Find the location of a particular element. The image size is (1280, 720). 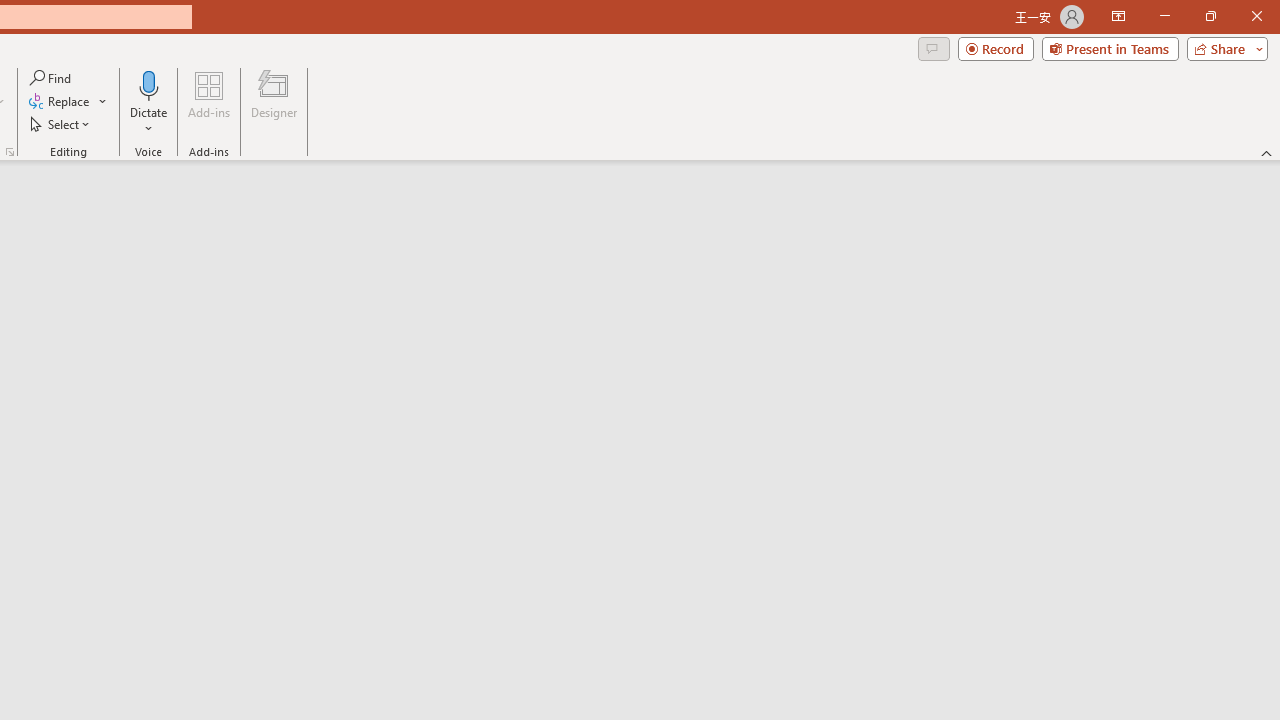

'More Options' is located at coordinates (148, 121).